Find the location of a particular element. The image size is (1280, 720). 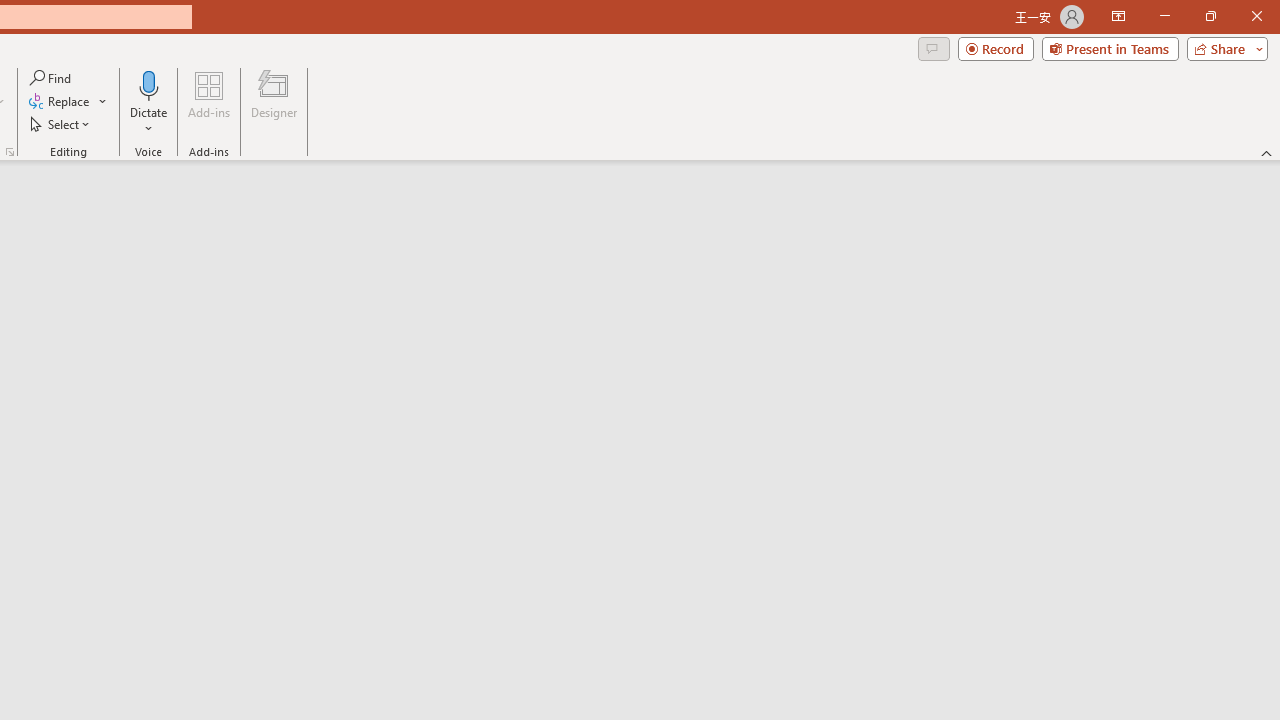

'More Options' is located at coordinates (148, 121).